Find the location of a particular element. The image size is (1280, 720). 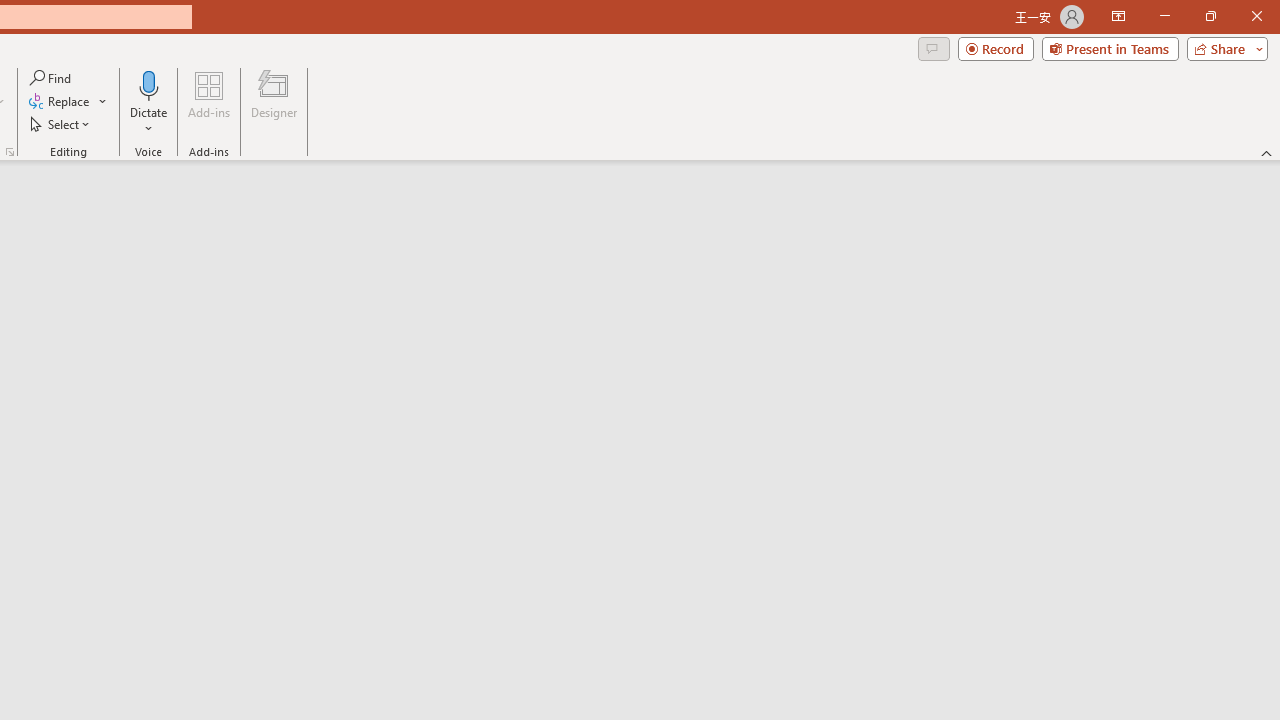

'More Options' is located at coordinates (148, 121).